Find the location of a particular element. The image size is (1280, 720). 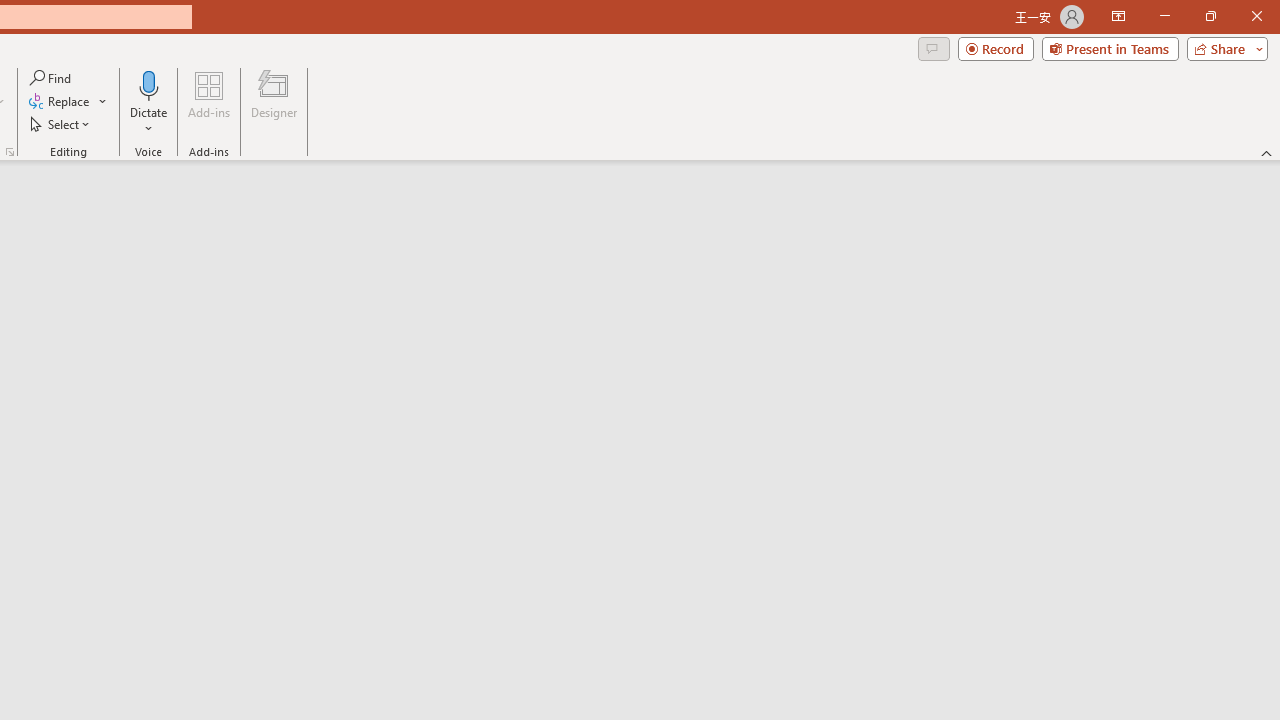

'More Options' is located at coordinates (148, 121).